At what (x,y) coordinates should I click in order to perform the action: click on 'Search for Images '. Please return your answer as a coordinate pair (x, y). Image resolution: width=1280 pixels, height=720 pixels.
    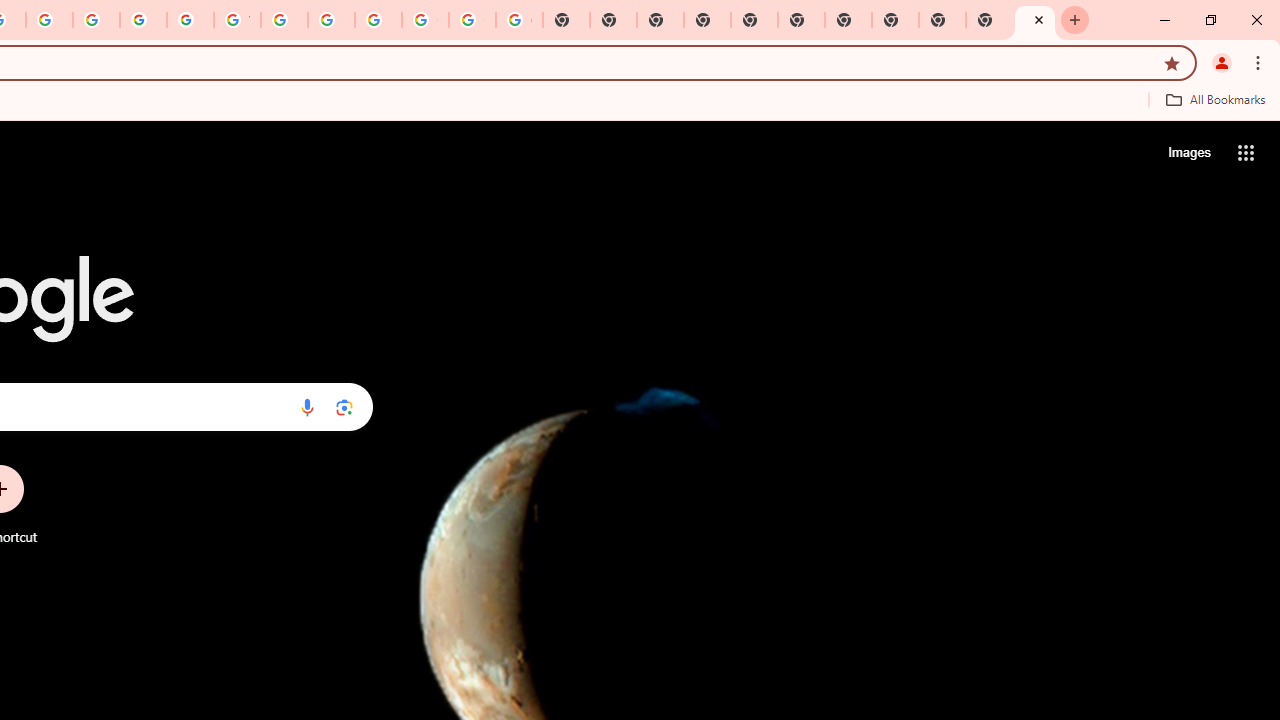
    Looking at the image, I should click on (1189, 152).